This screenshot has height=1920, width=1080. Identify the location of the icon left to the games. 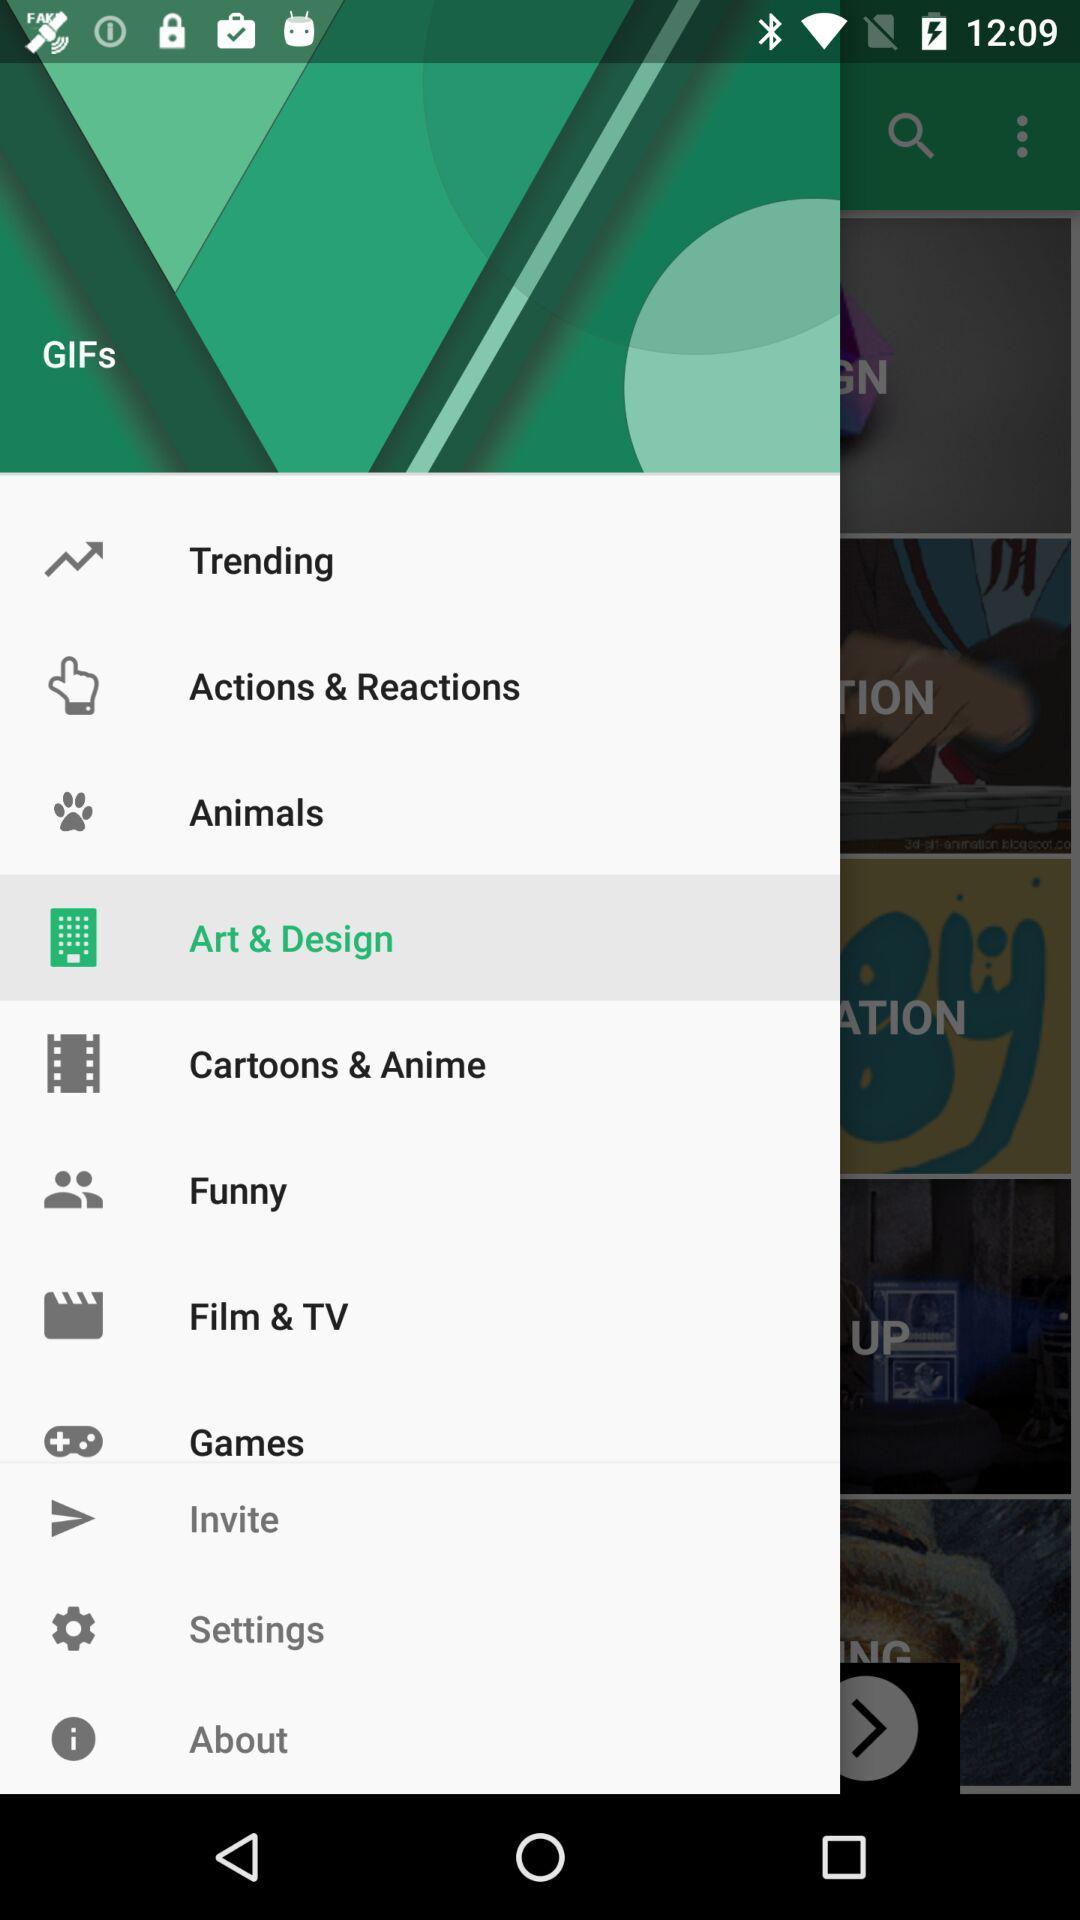
(72, 1419).